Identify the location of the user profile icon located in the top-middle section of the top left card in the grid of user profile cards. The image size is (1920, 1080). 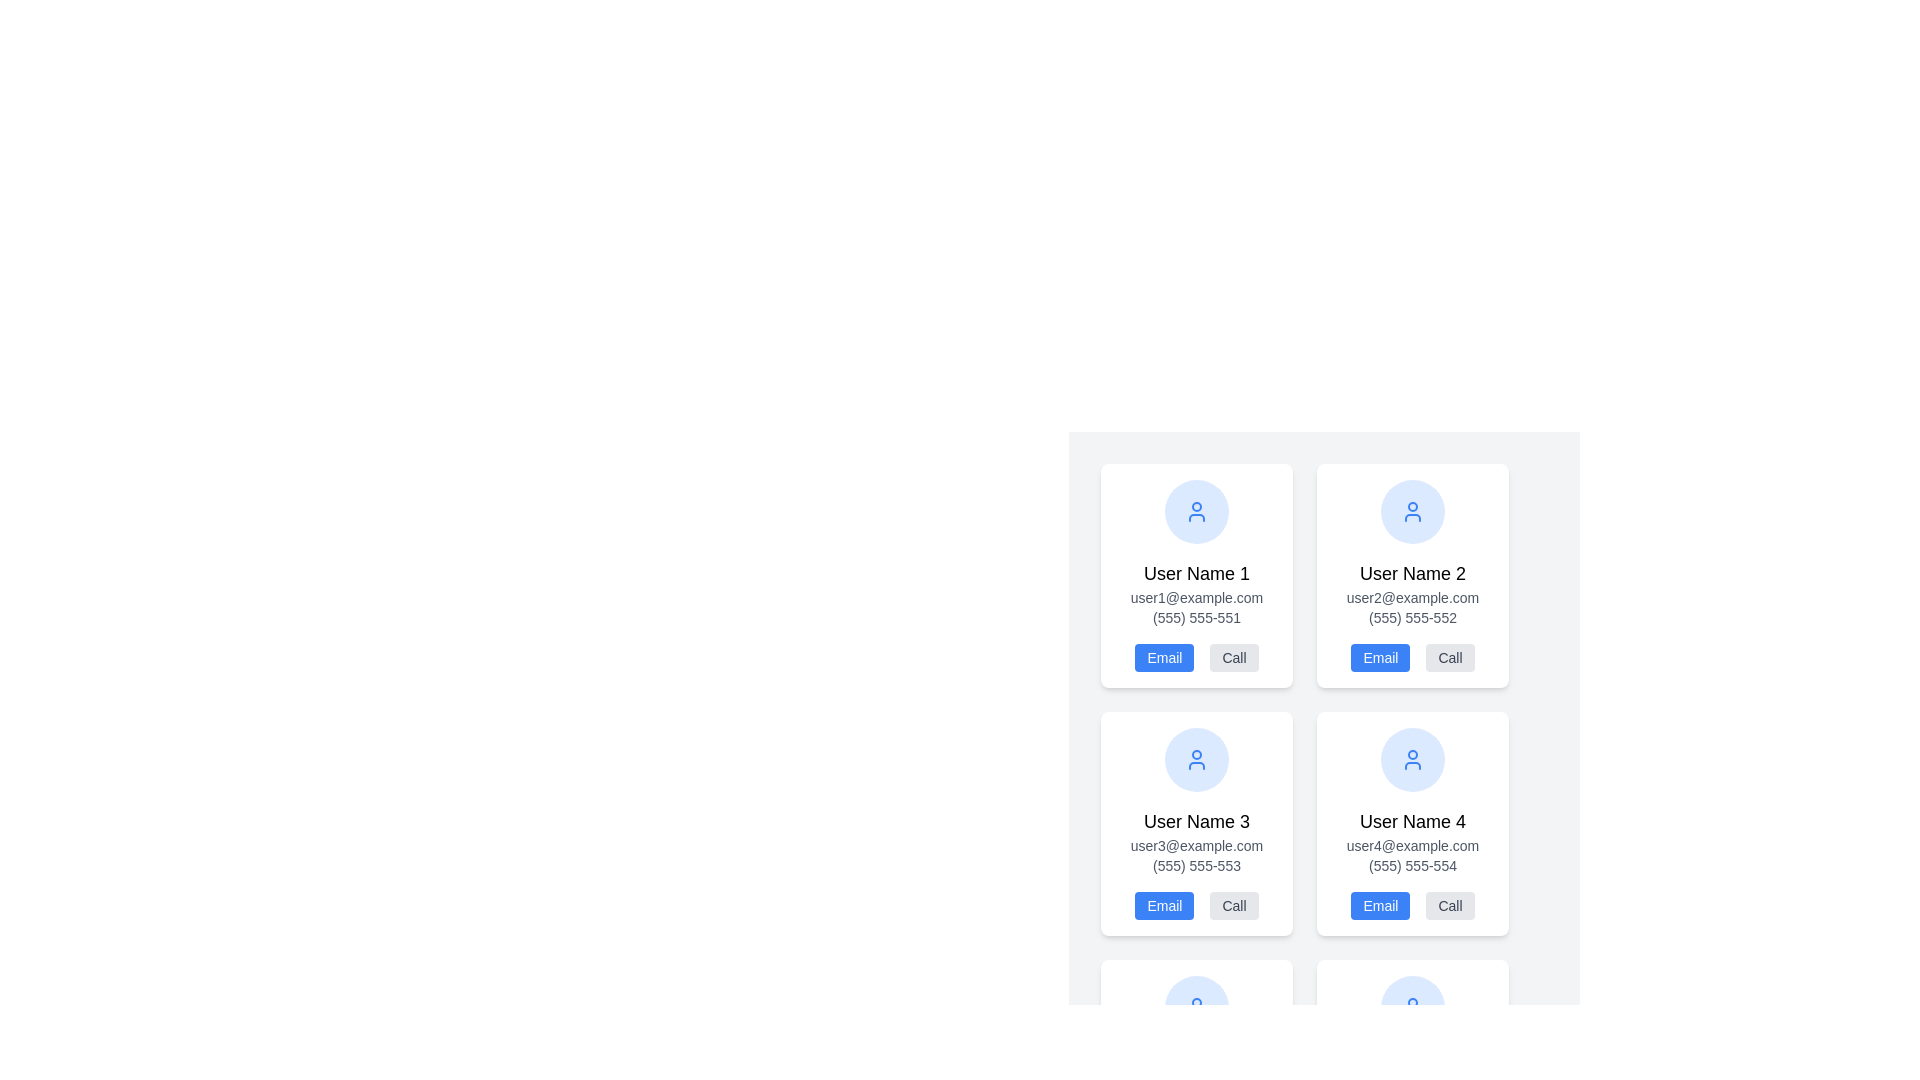
(1196, 511).